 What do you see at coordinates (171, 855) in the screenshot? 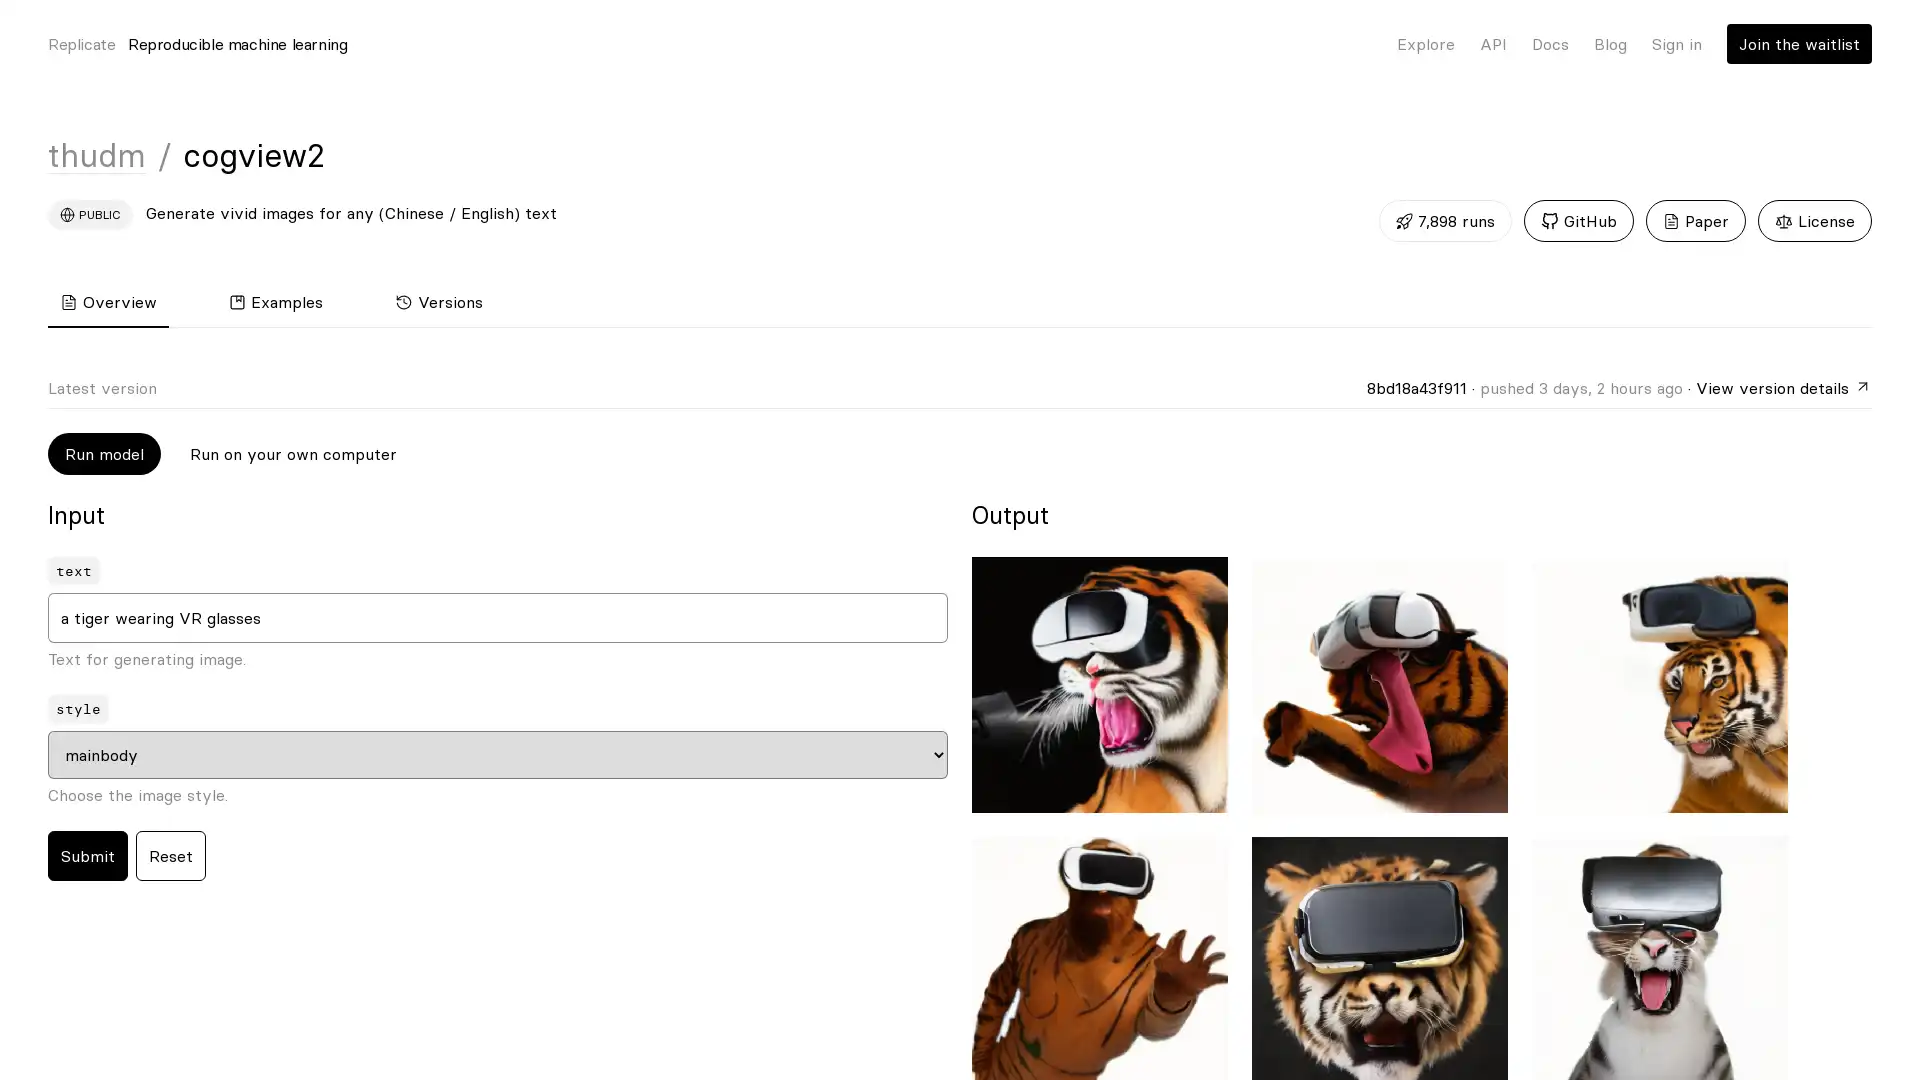
I see `Reset` at bounding box center [171, 855].